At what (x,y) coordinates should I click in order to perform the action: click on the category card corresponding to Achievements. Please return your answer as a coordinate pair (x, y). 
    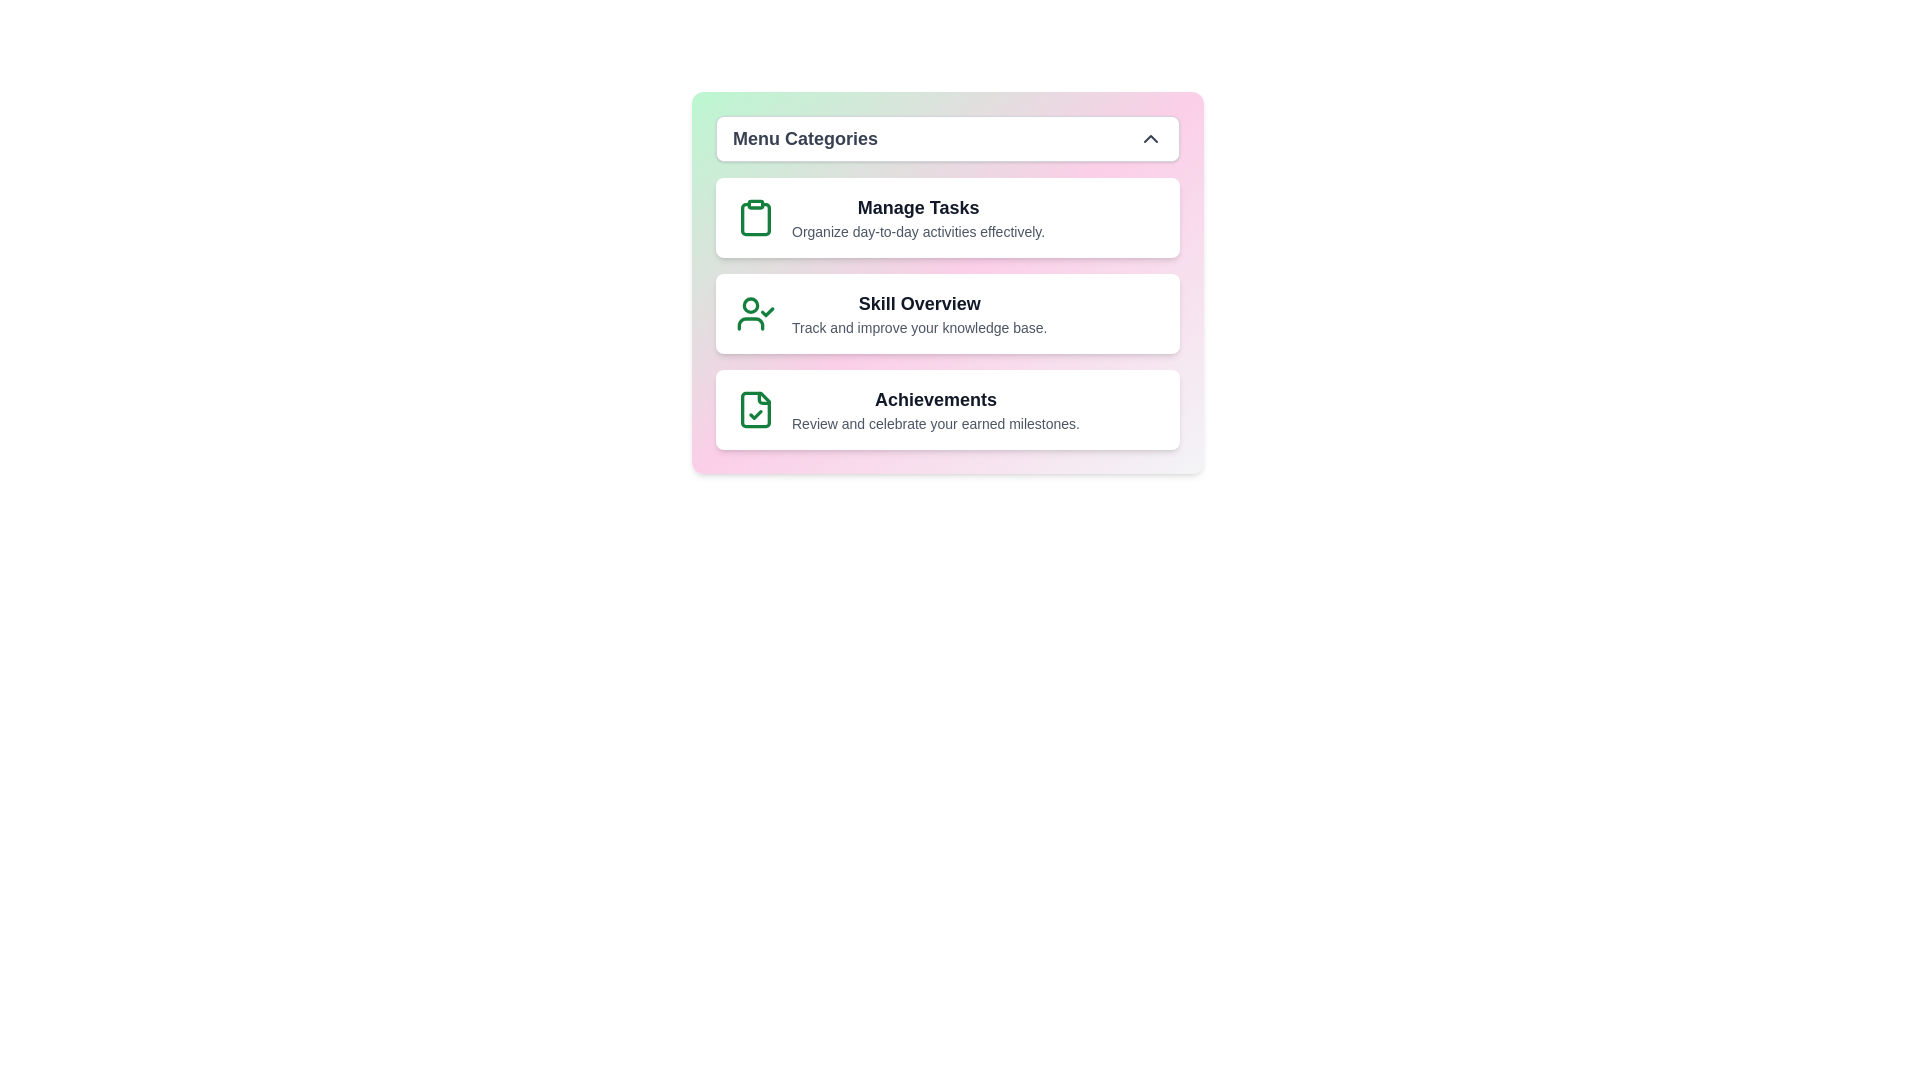
    Looking at the image, I should click on (947, 408).